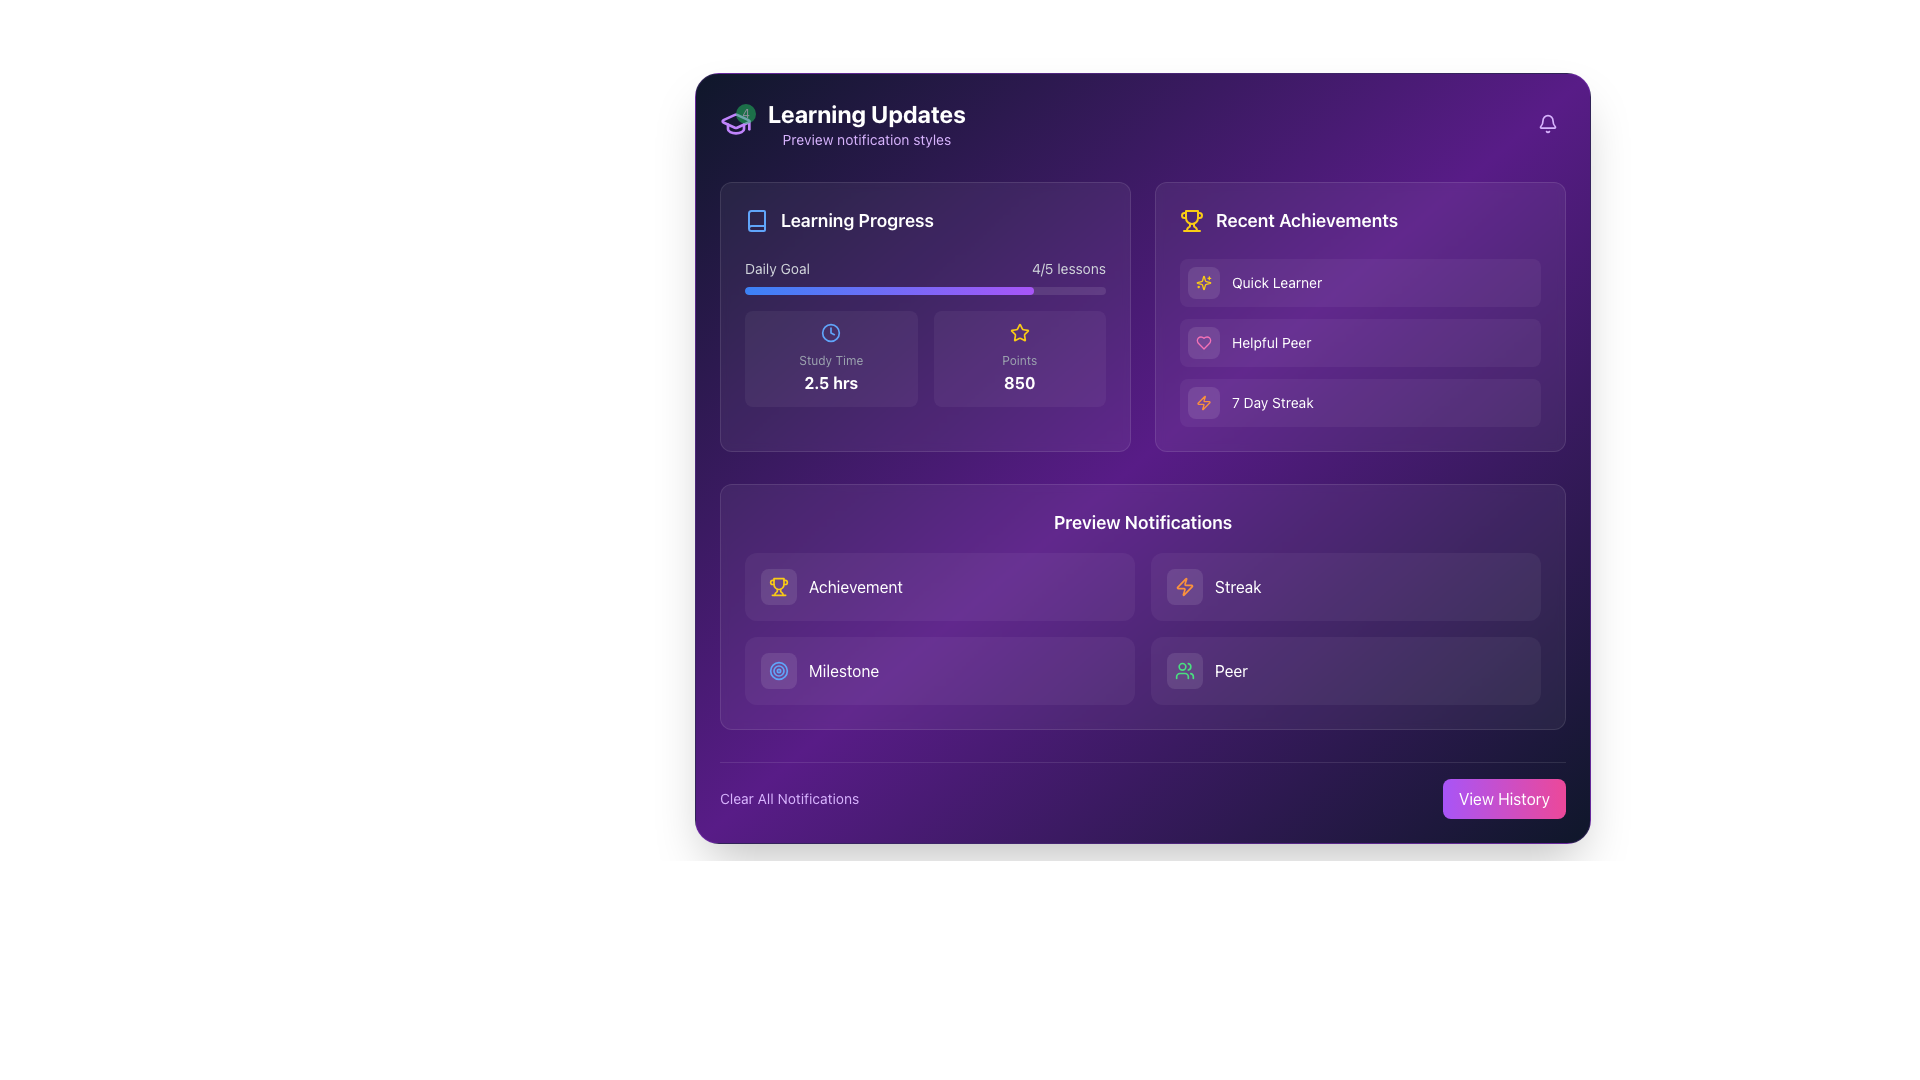 The width and height of the screenshot is (1920, 1080). What do you see at coordinates (888, 290) in the screenshot?
I see `the horizontal gradient progress bar transitioning from blue to purple, which is located within the 'Learning Progress' card and aligned with the 'Daily Goal' label` at bounding box center [888, 290].